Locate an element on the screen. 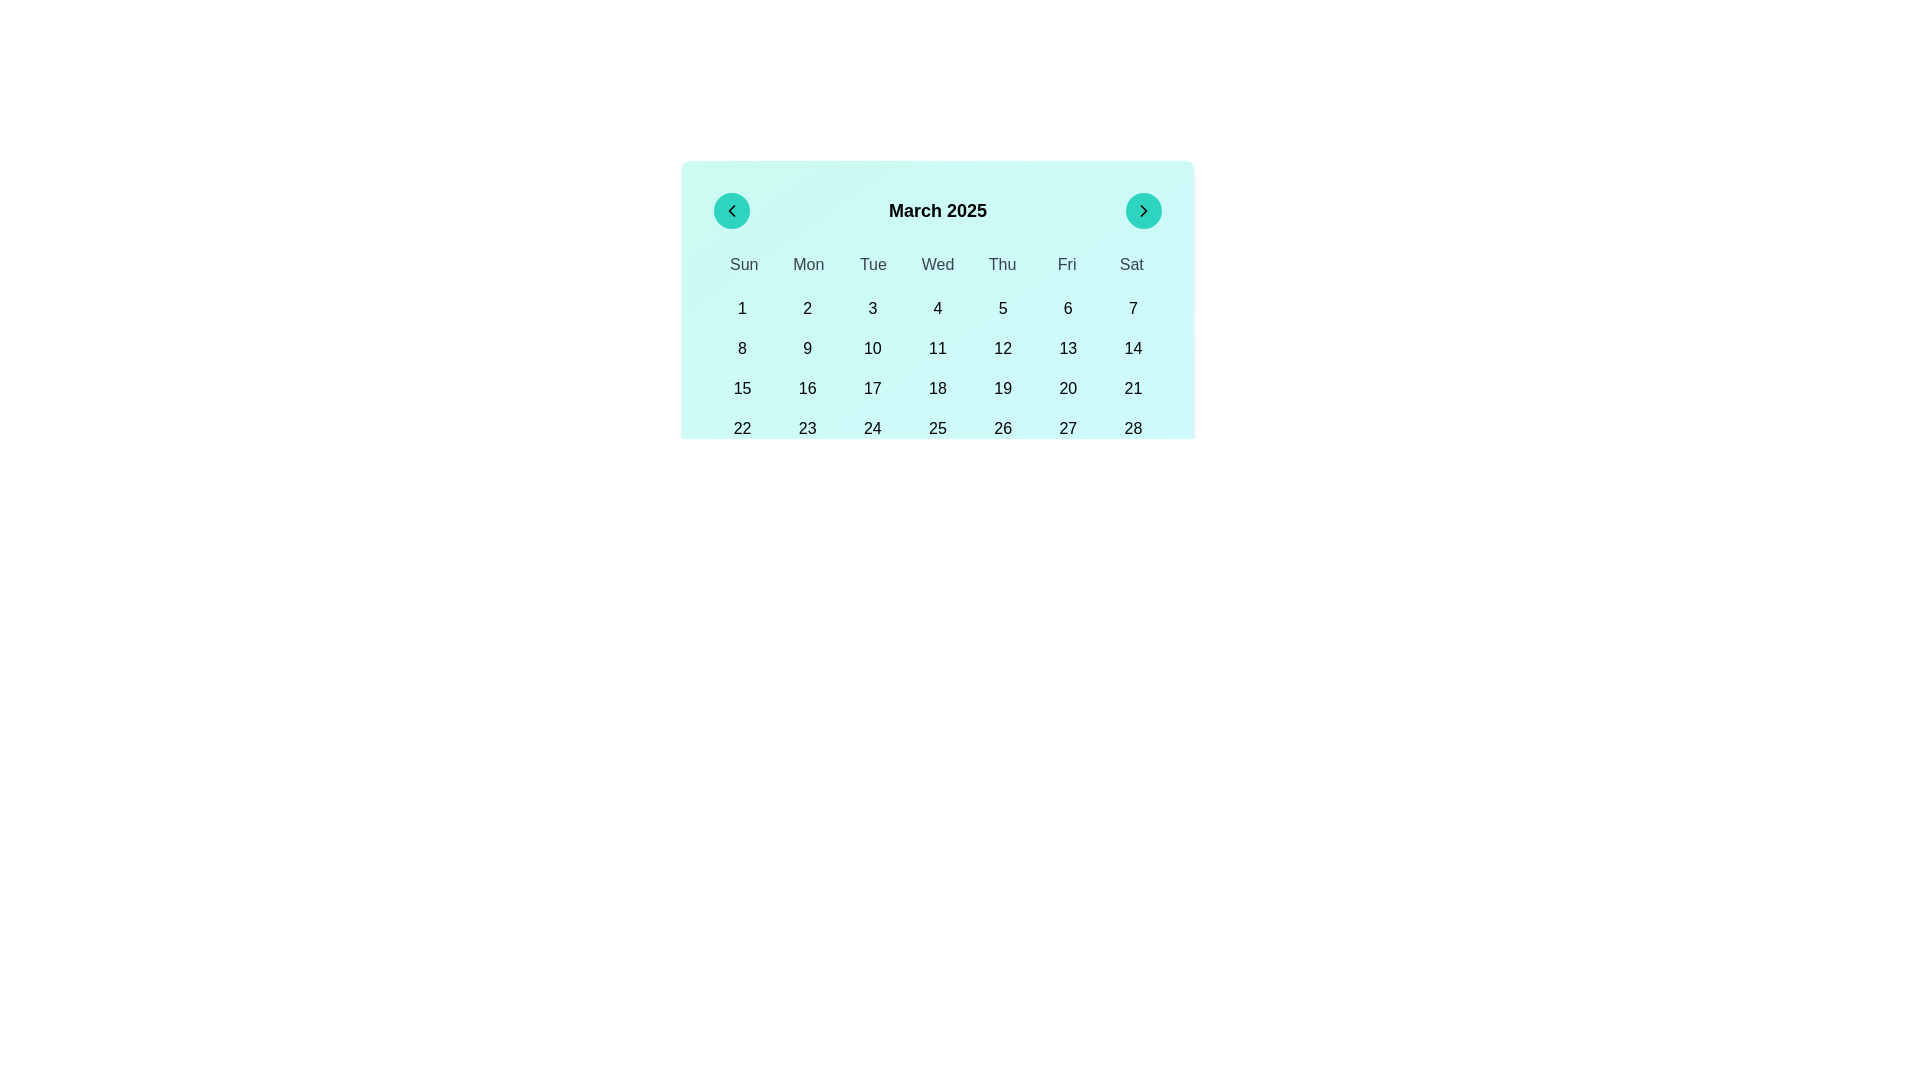 This screenshot has width=1920, height=1080. the static text label displaying 'Mon', which is the second item in the sequence of day abbreviations in the calendar header is located at coordinates (808, 264).